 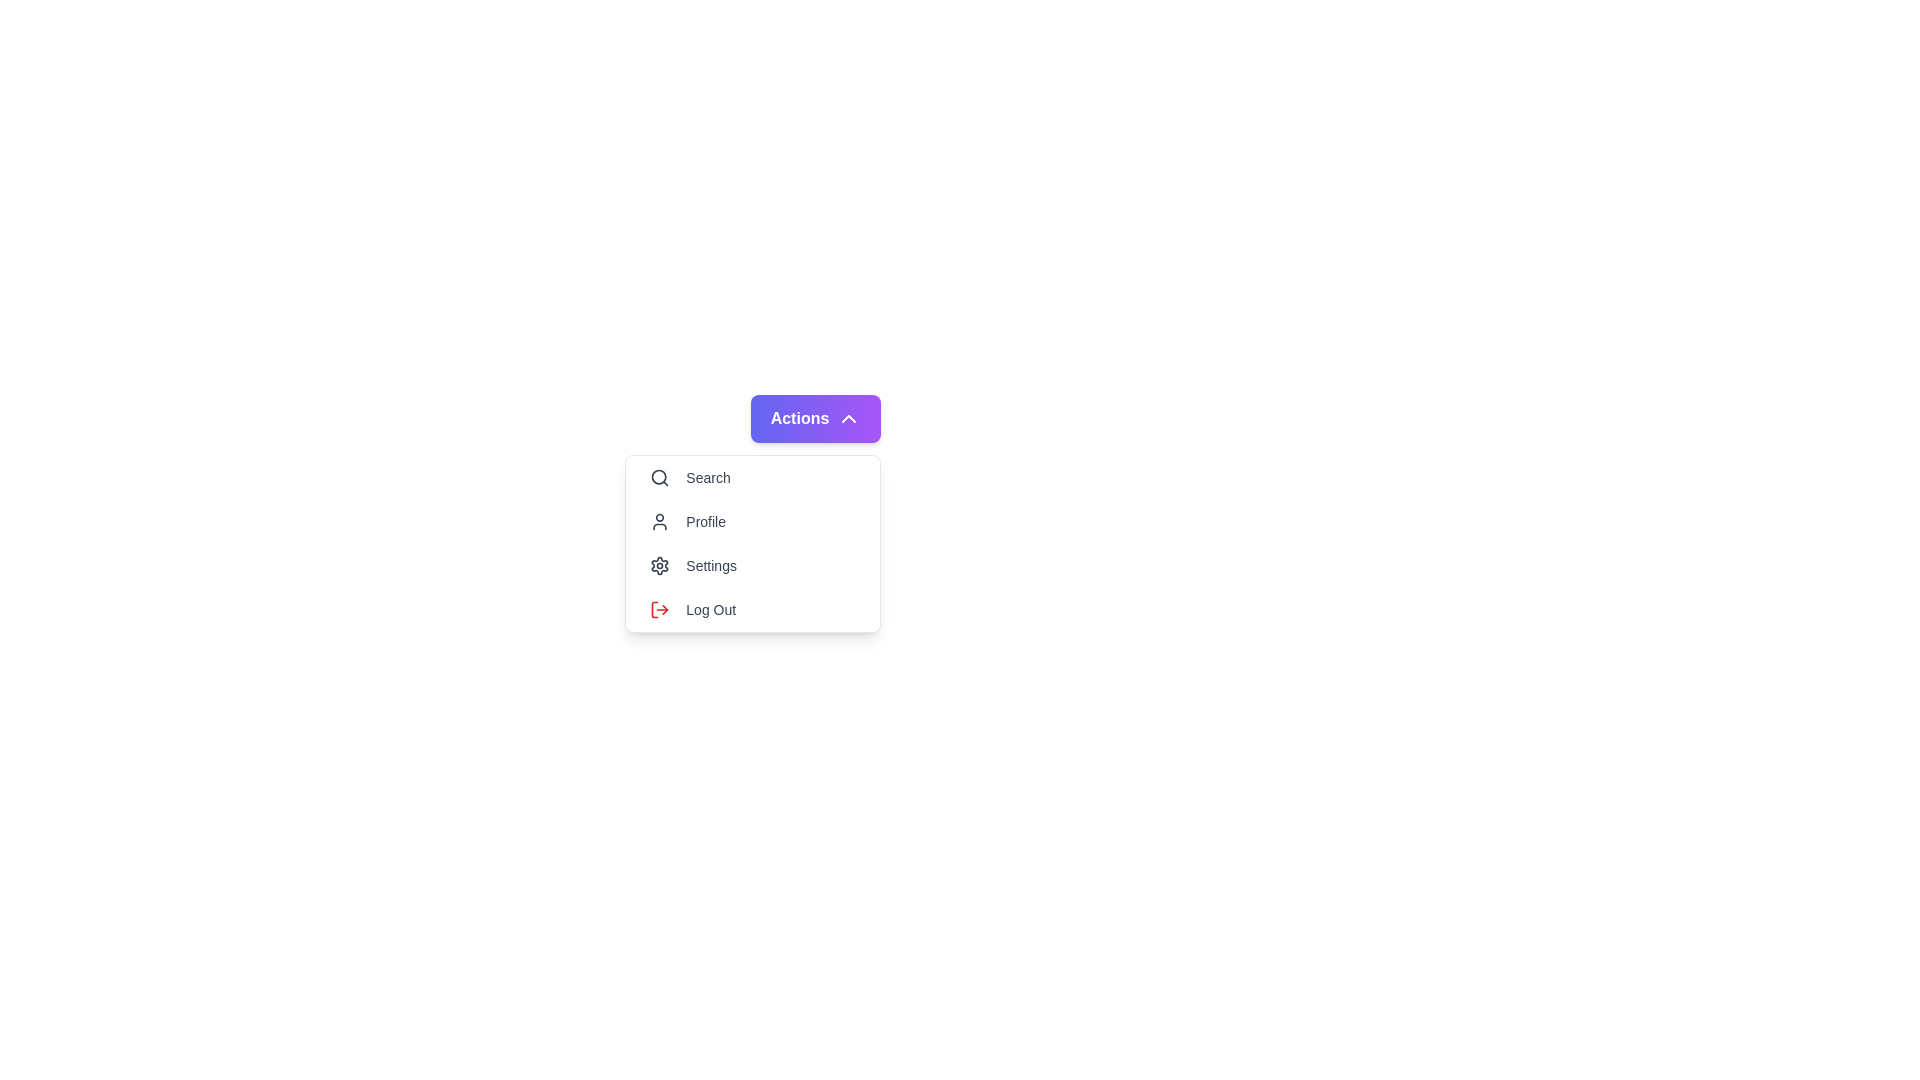 I want to click on the 'Search' text label located next to the magnifying glass icon within the 'Actions' dropdown menu, so click(x=708, y=478).